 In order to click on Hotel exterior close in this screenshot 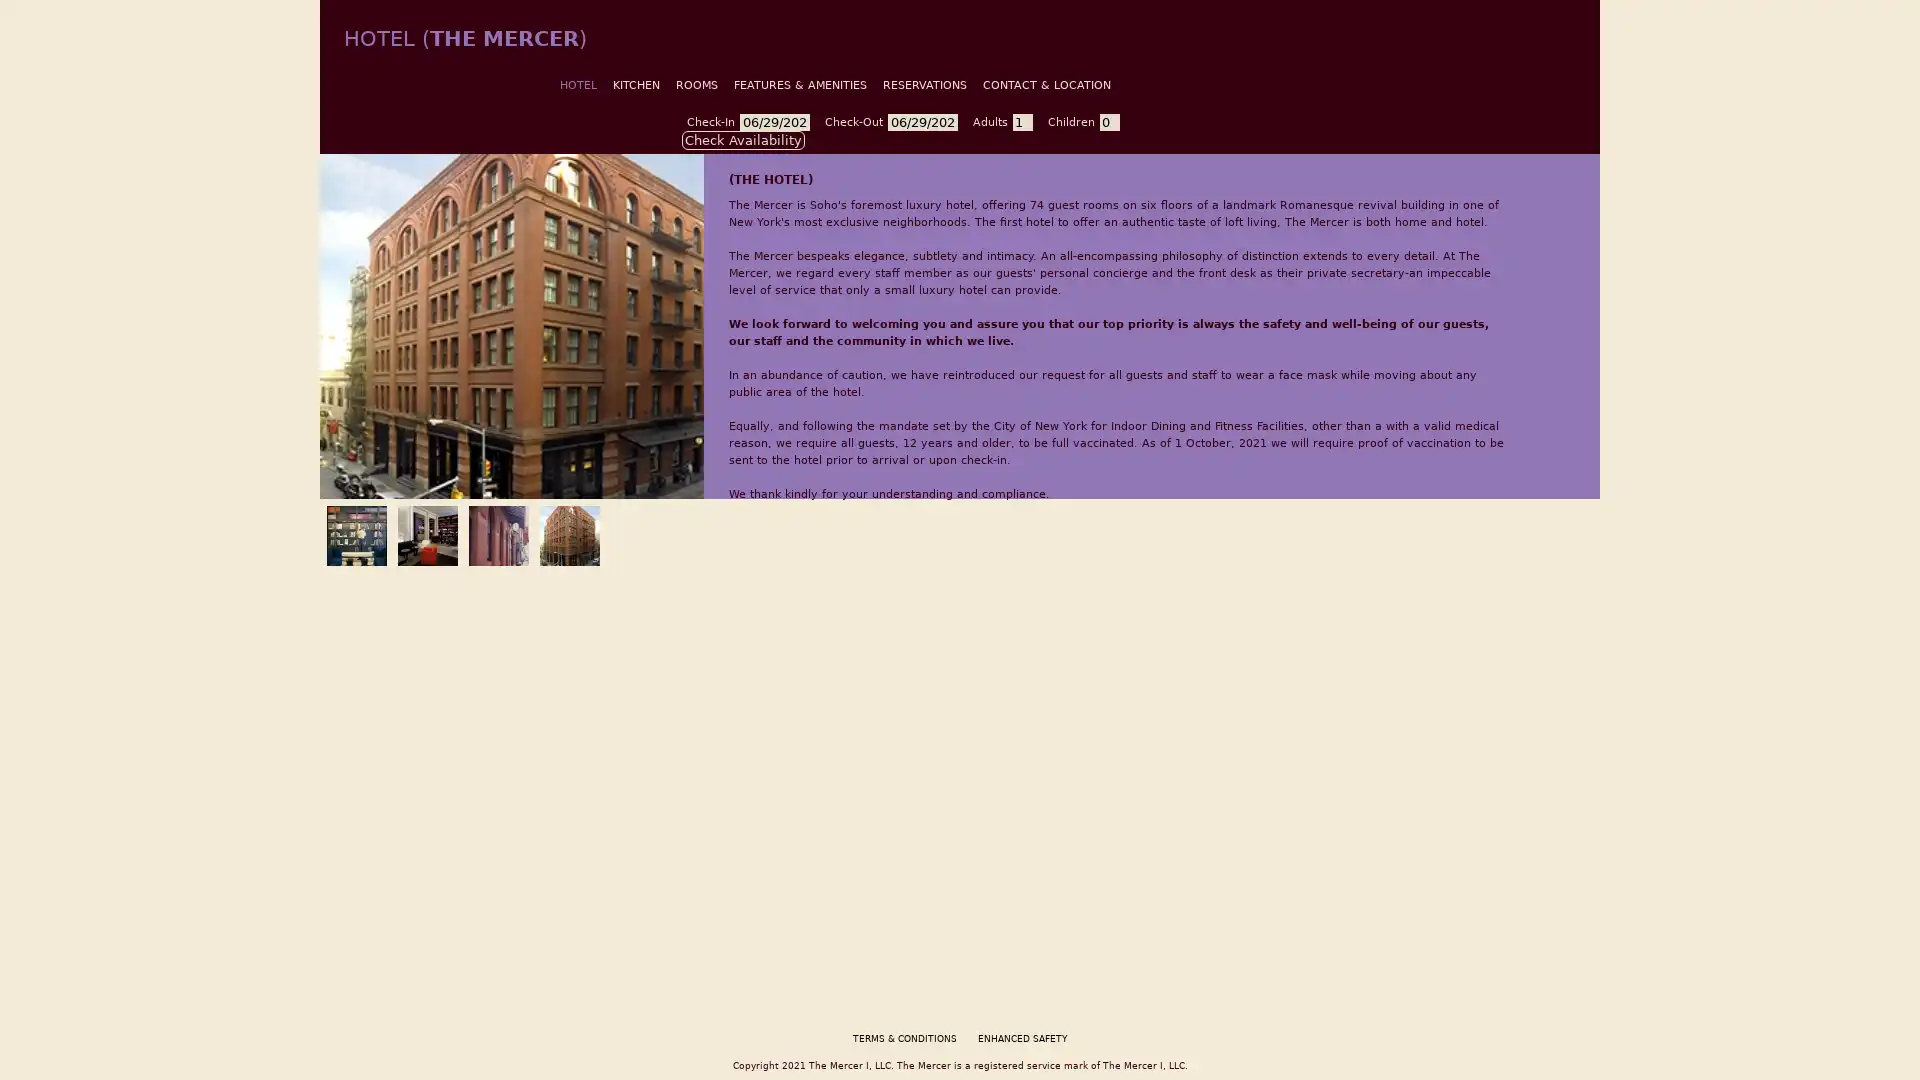, I will do `click(495, 531)`.